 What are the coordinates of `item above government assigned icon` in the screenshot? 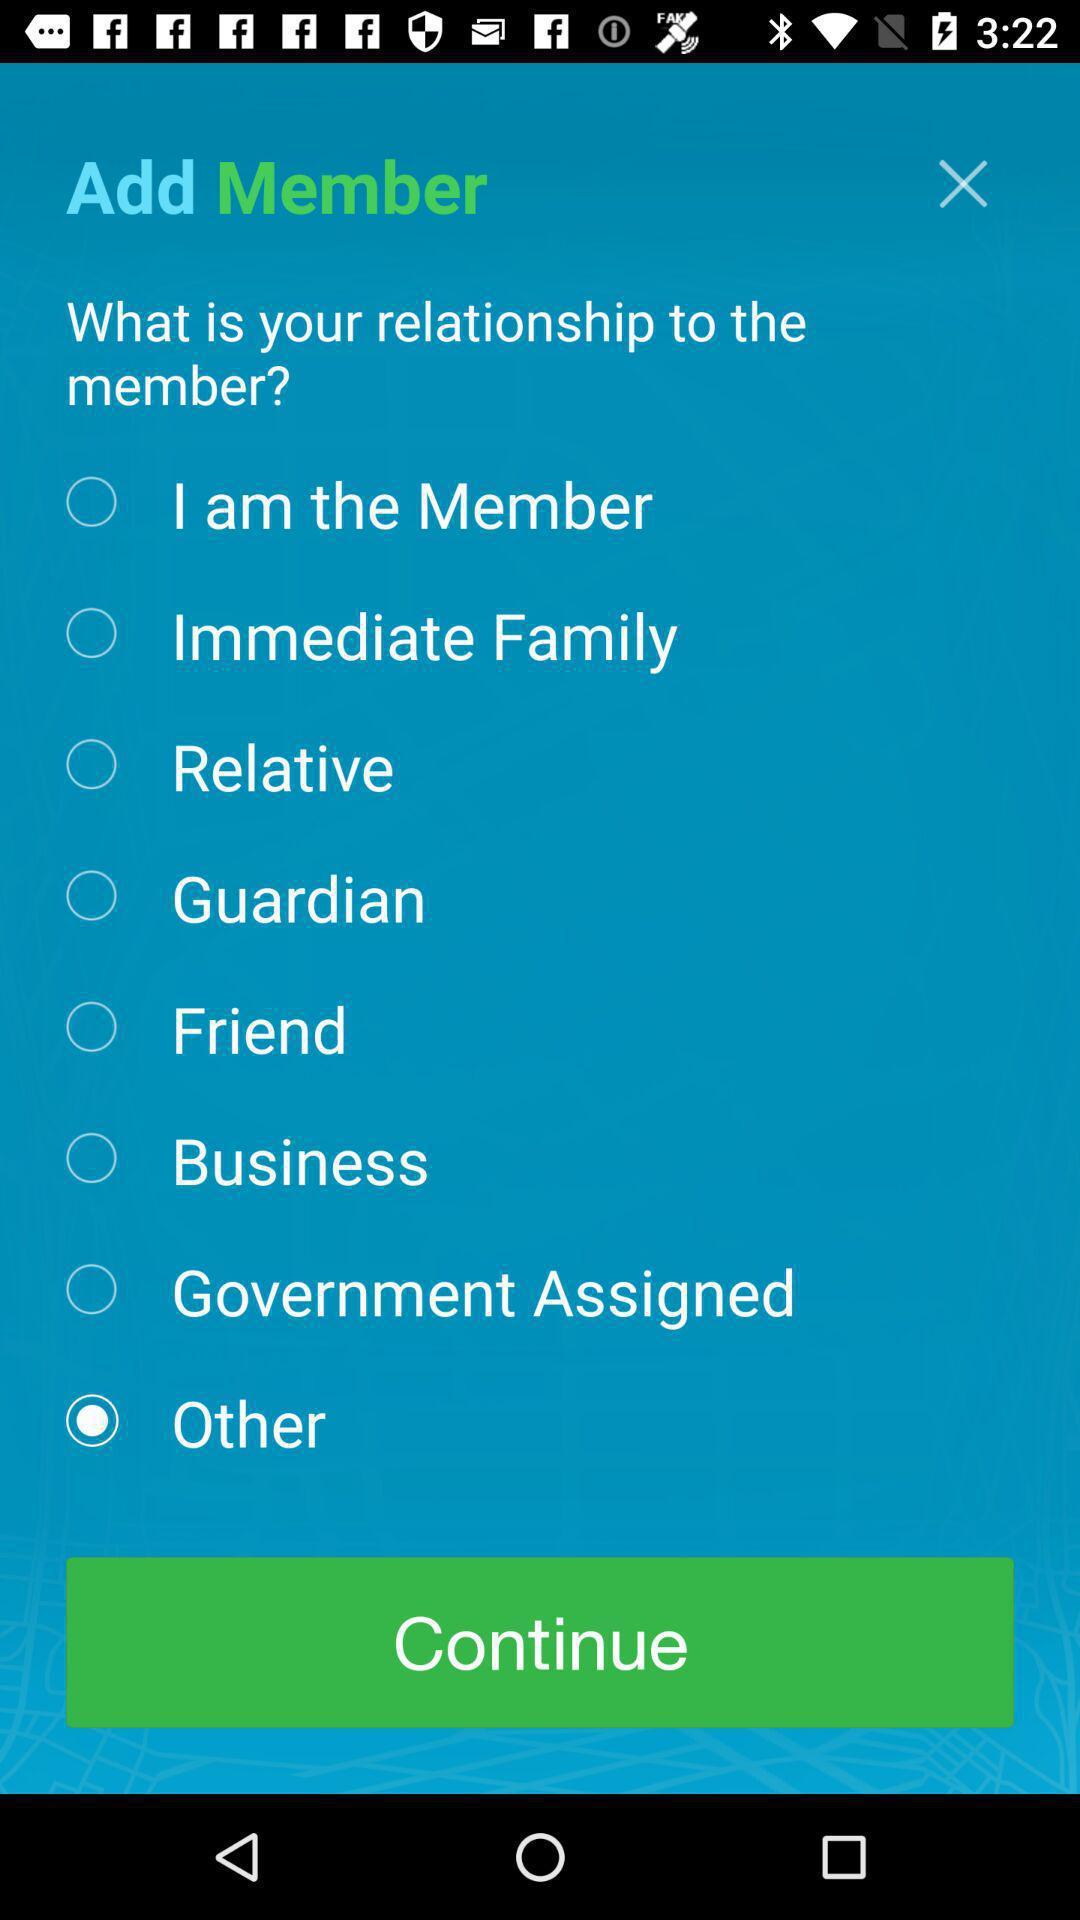 It's located at (300, 1158).